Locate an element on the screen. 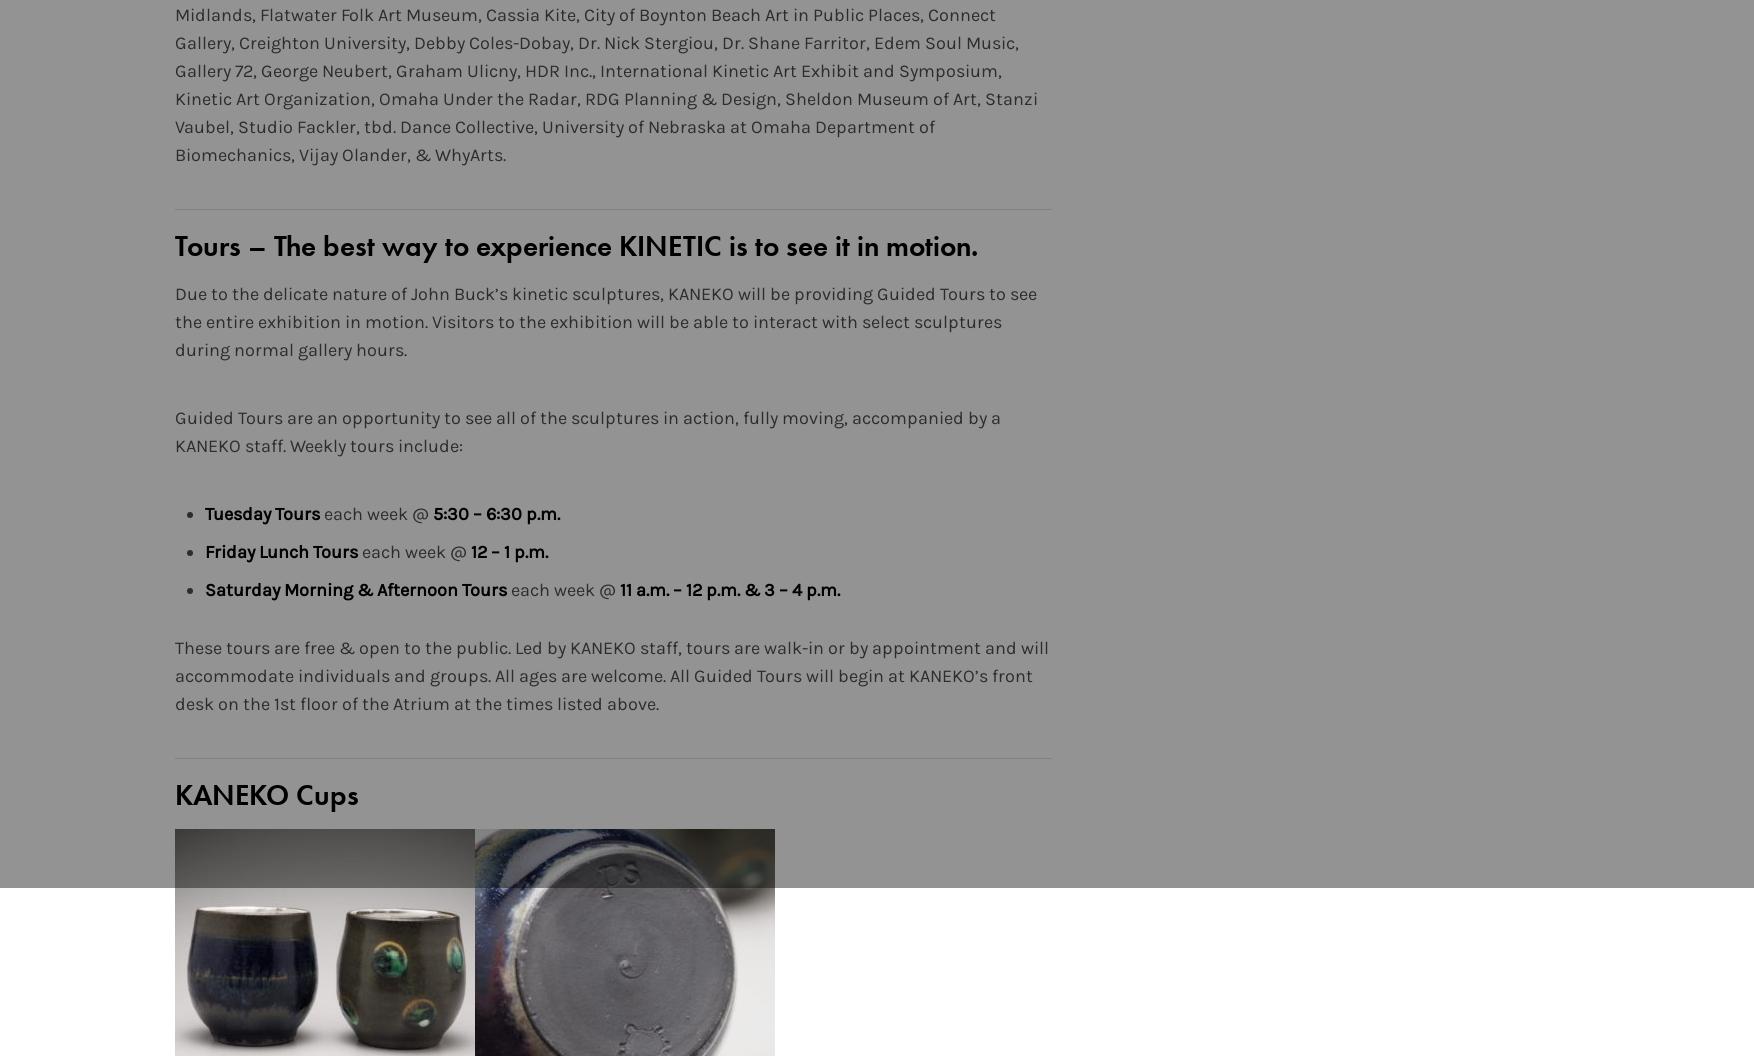 Image resolution: width=1754 pixels, height=1056 pixels. 'These tours are free & open to the public. Led by KANEKO staff, tours are walk-in or by appointment and will accommodate individuals and groups. All ages are welcome. All Guided Tours will begin at KANEKO’s front desk on the 1st floor of the Atrium at the times listed above.' is located at coordinates (611, 676).